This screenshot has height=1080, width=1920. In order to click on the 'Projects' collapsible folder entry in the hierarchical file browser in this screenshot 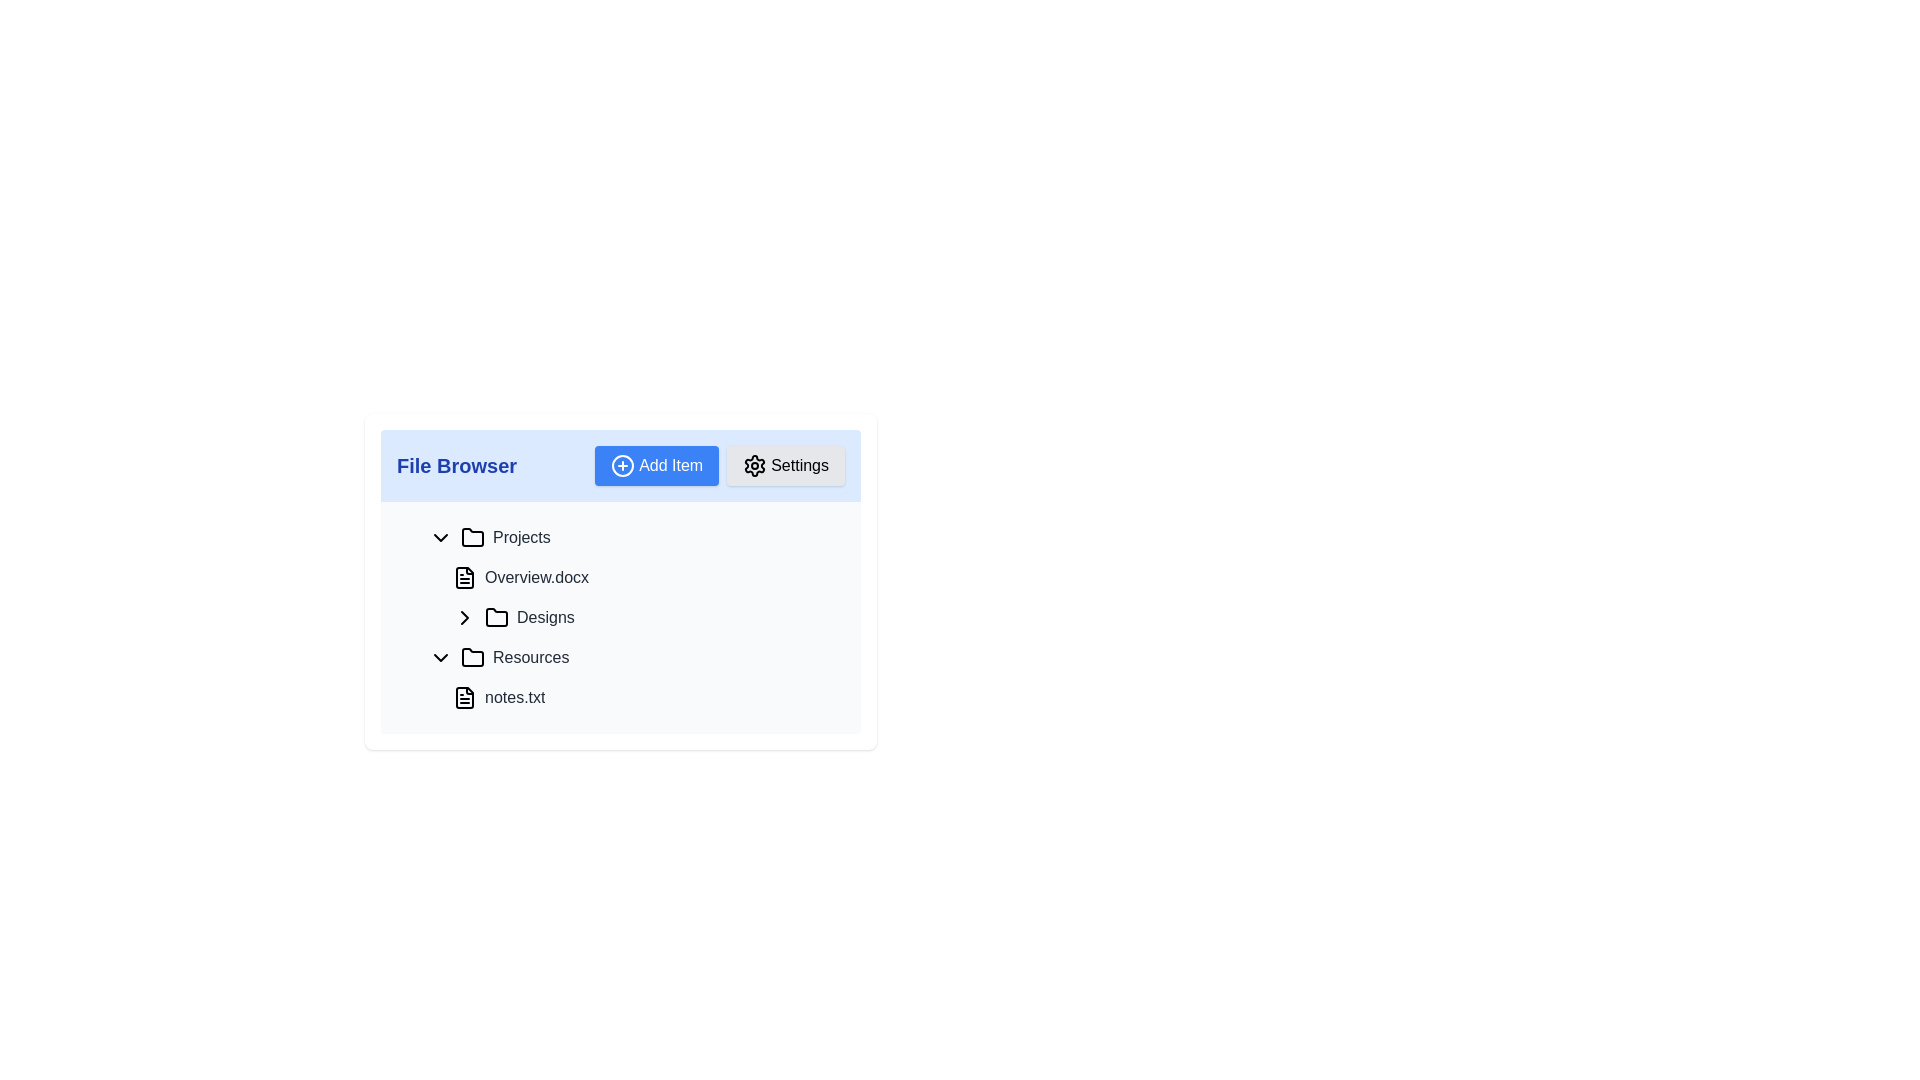, I will do `click(632, 536)`.